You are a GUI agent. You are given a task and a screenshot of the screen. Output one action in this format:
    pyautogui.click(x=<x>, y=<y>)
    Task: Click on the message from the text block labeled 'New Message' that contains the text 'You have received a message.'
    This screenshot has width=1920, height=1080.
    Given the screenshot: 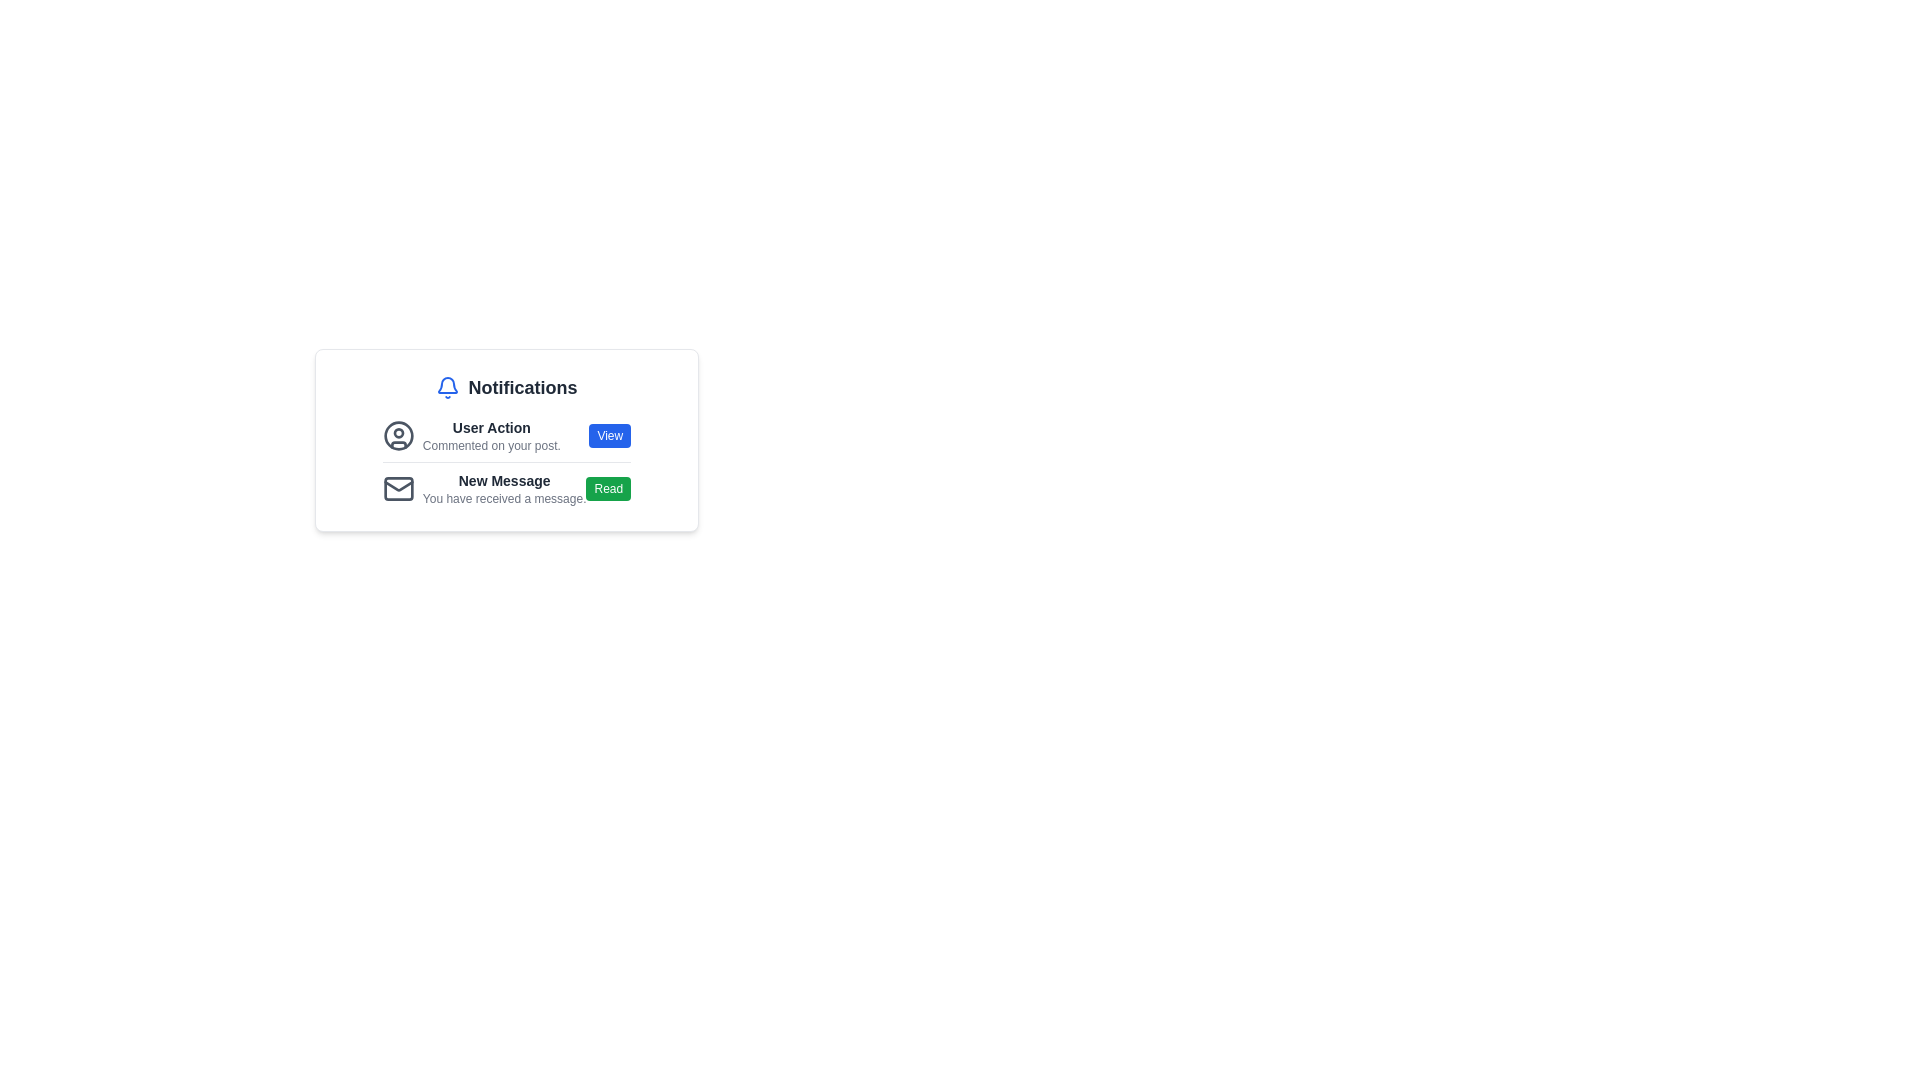 What is the action you would take?
    pyautogui.click(x=504, y=489)
    